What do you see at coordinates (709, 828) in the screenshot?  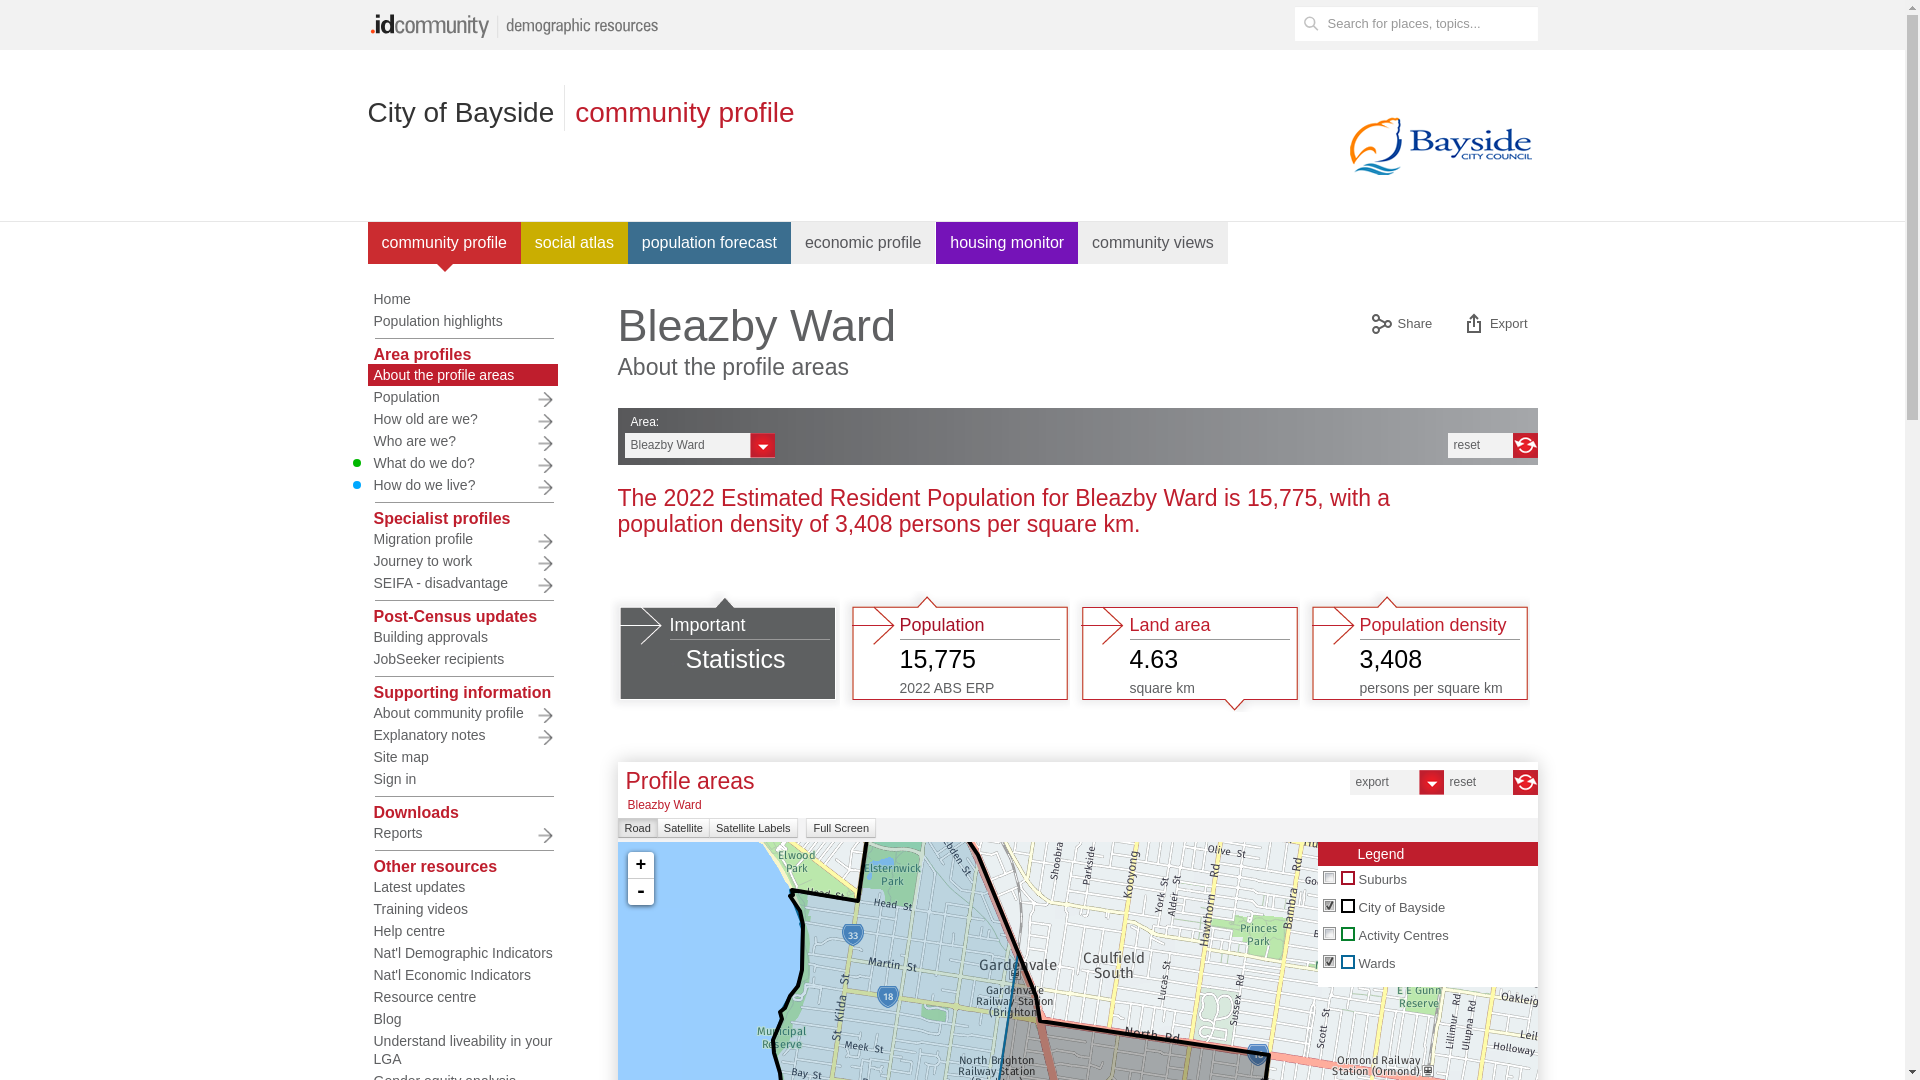 I see `'Satellite Labels'` at bounding box center [709, 828].